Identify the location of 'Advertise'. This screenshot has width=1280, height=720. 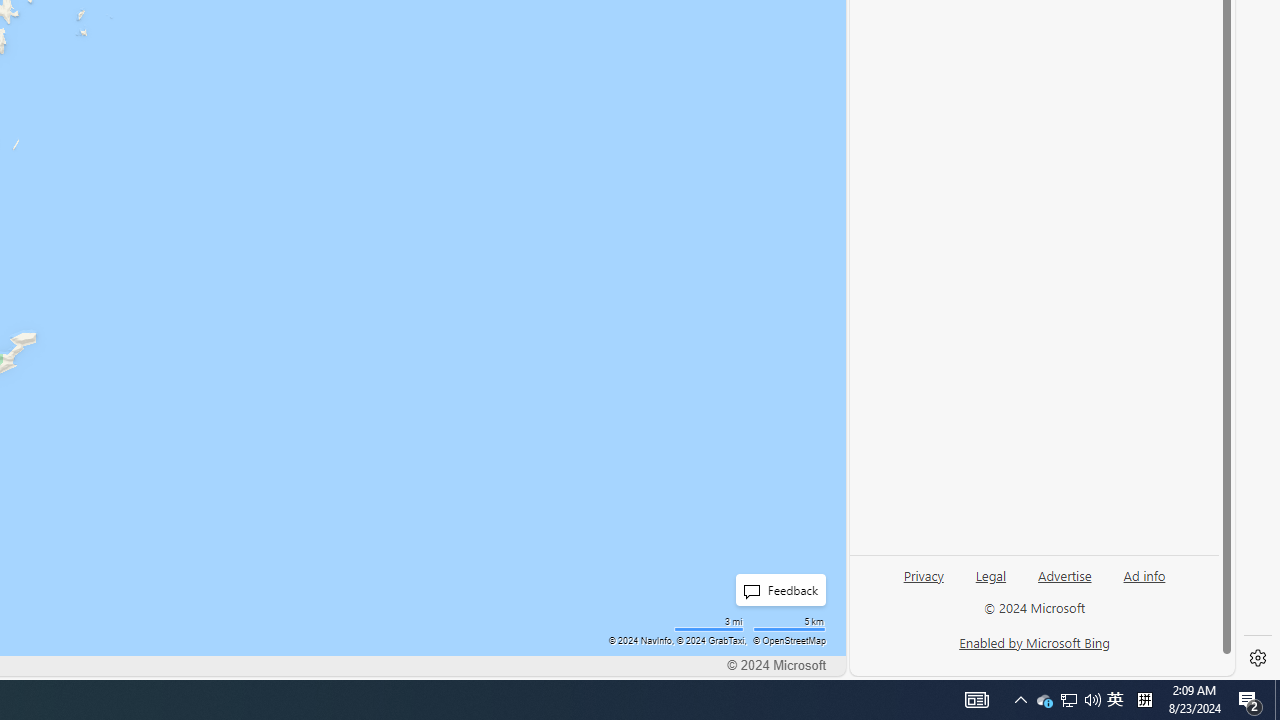
(1063, 574).